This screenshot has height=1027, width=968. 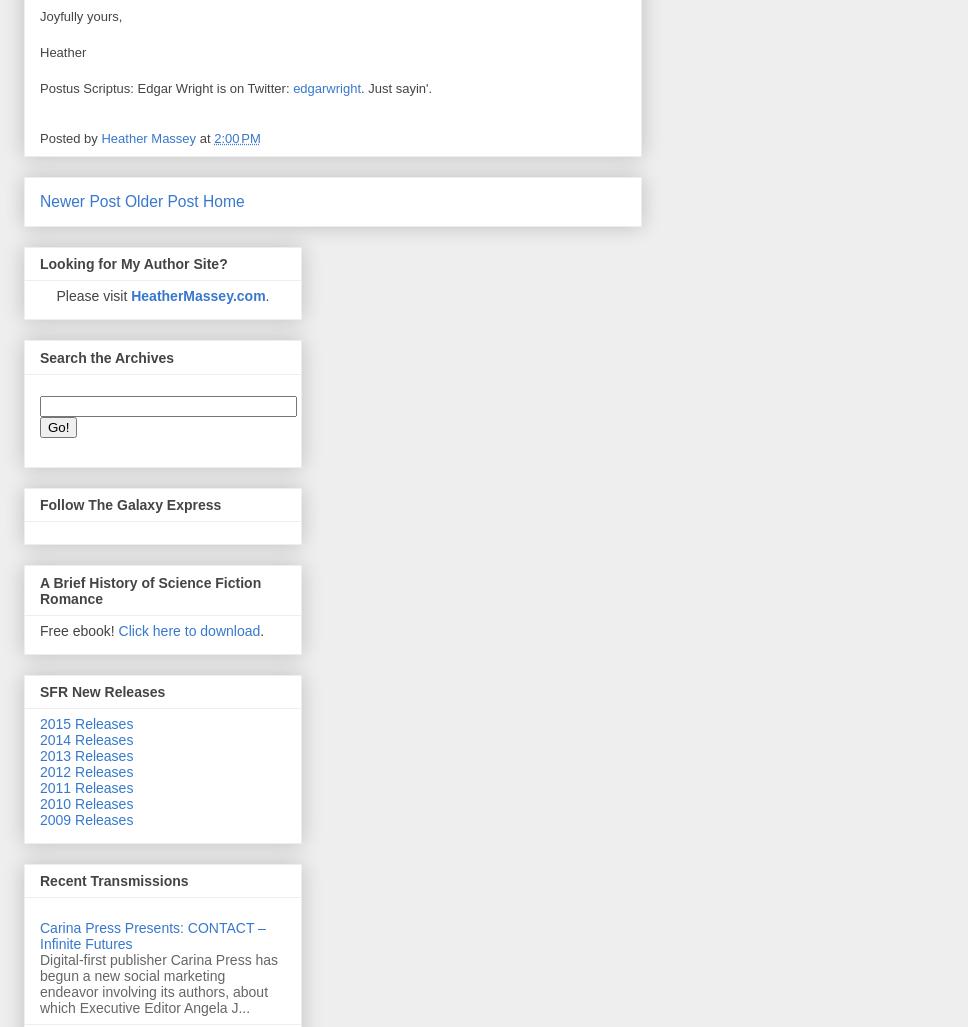 I want to click on 'Follow The Galaxy Express', so click(x=129, y=504).